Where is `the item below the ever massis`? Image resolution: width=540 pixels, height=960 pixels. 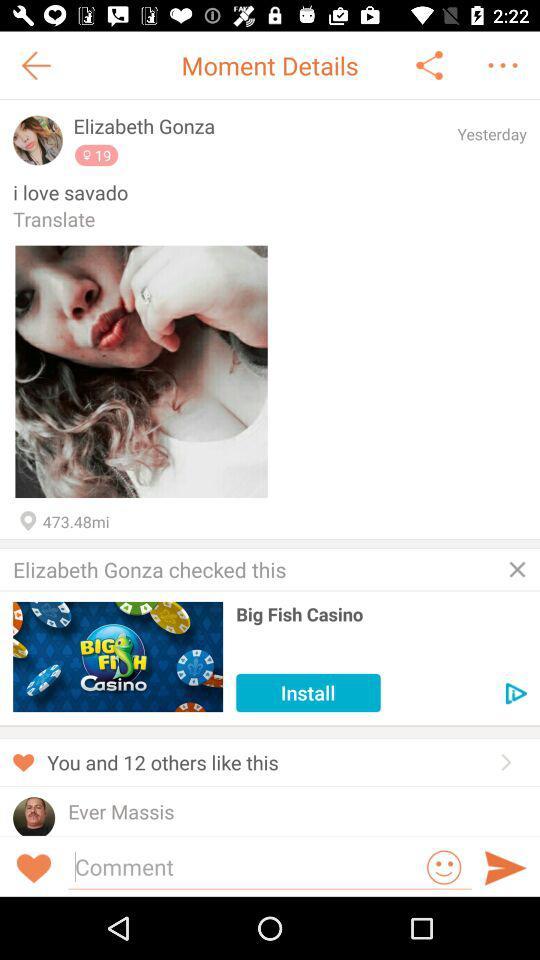 the item below the ever massis is located at coordinates (104, 833).